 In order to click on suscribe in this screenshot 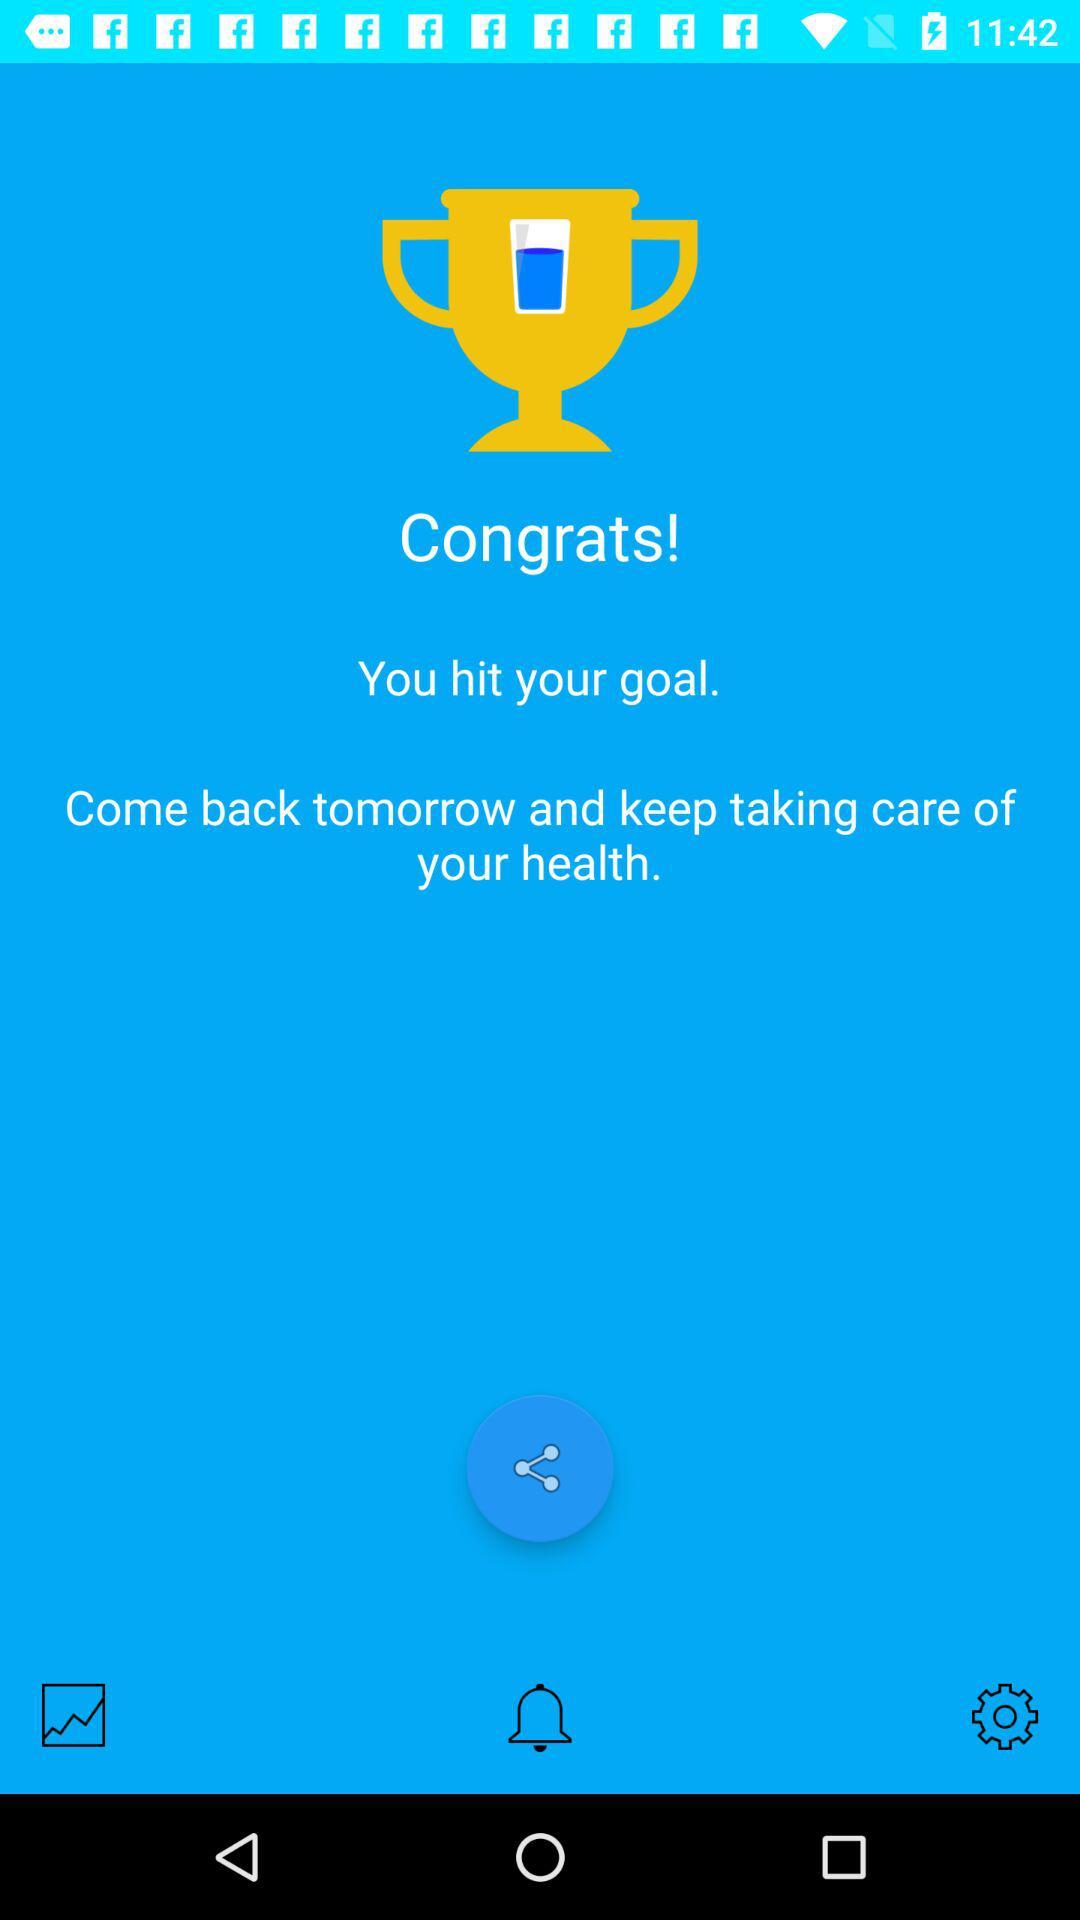, I will do `click(540, 1716)`.